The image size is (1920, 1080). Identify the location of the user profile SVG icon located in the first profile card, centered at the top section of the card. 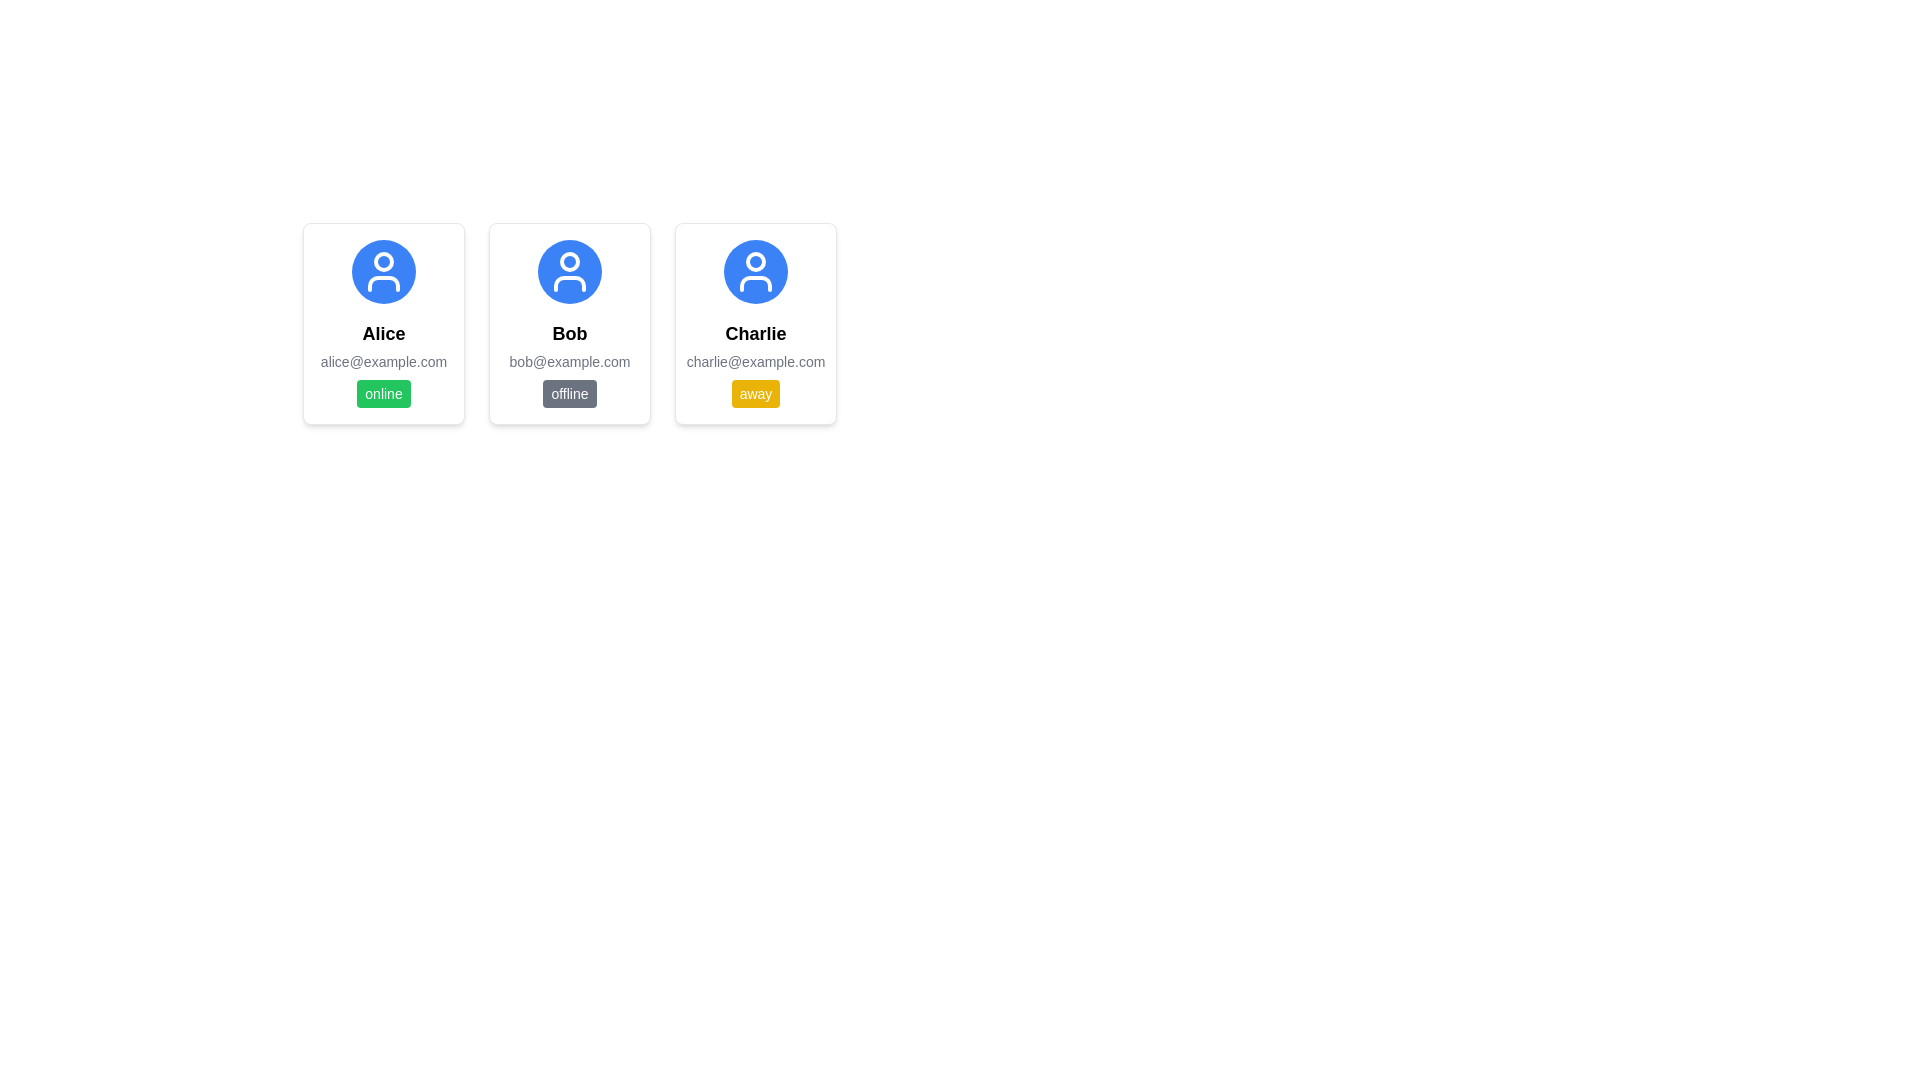
(384, 272).